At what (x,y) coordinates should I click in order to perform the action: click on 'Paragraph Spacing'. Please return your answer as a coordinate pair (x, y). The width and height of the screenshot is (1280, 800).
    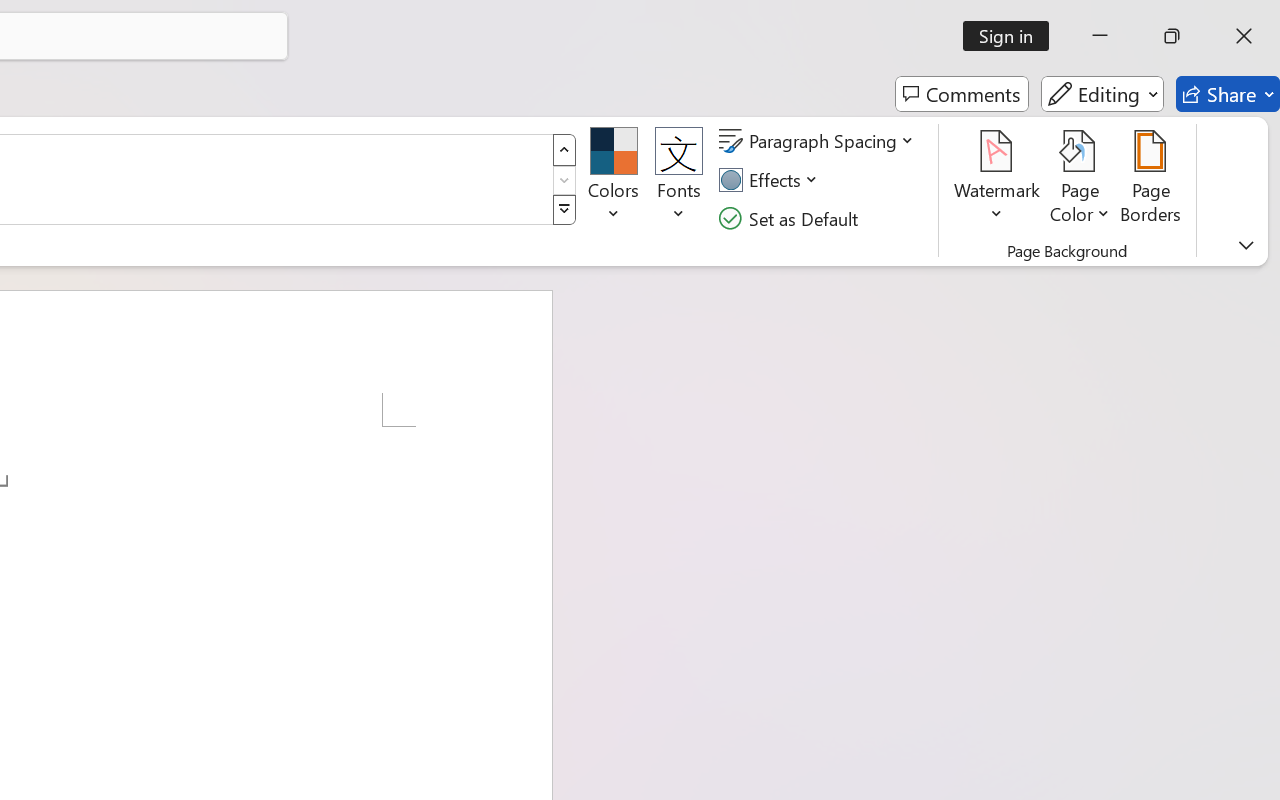
    Looking at the image, I should click on (819, 141).